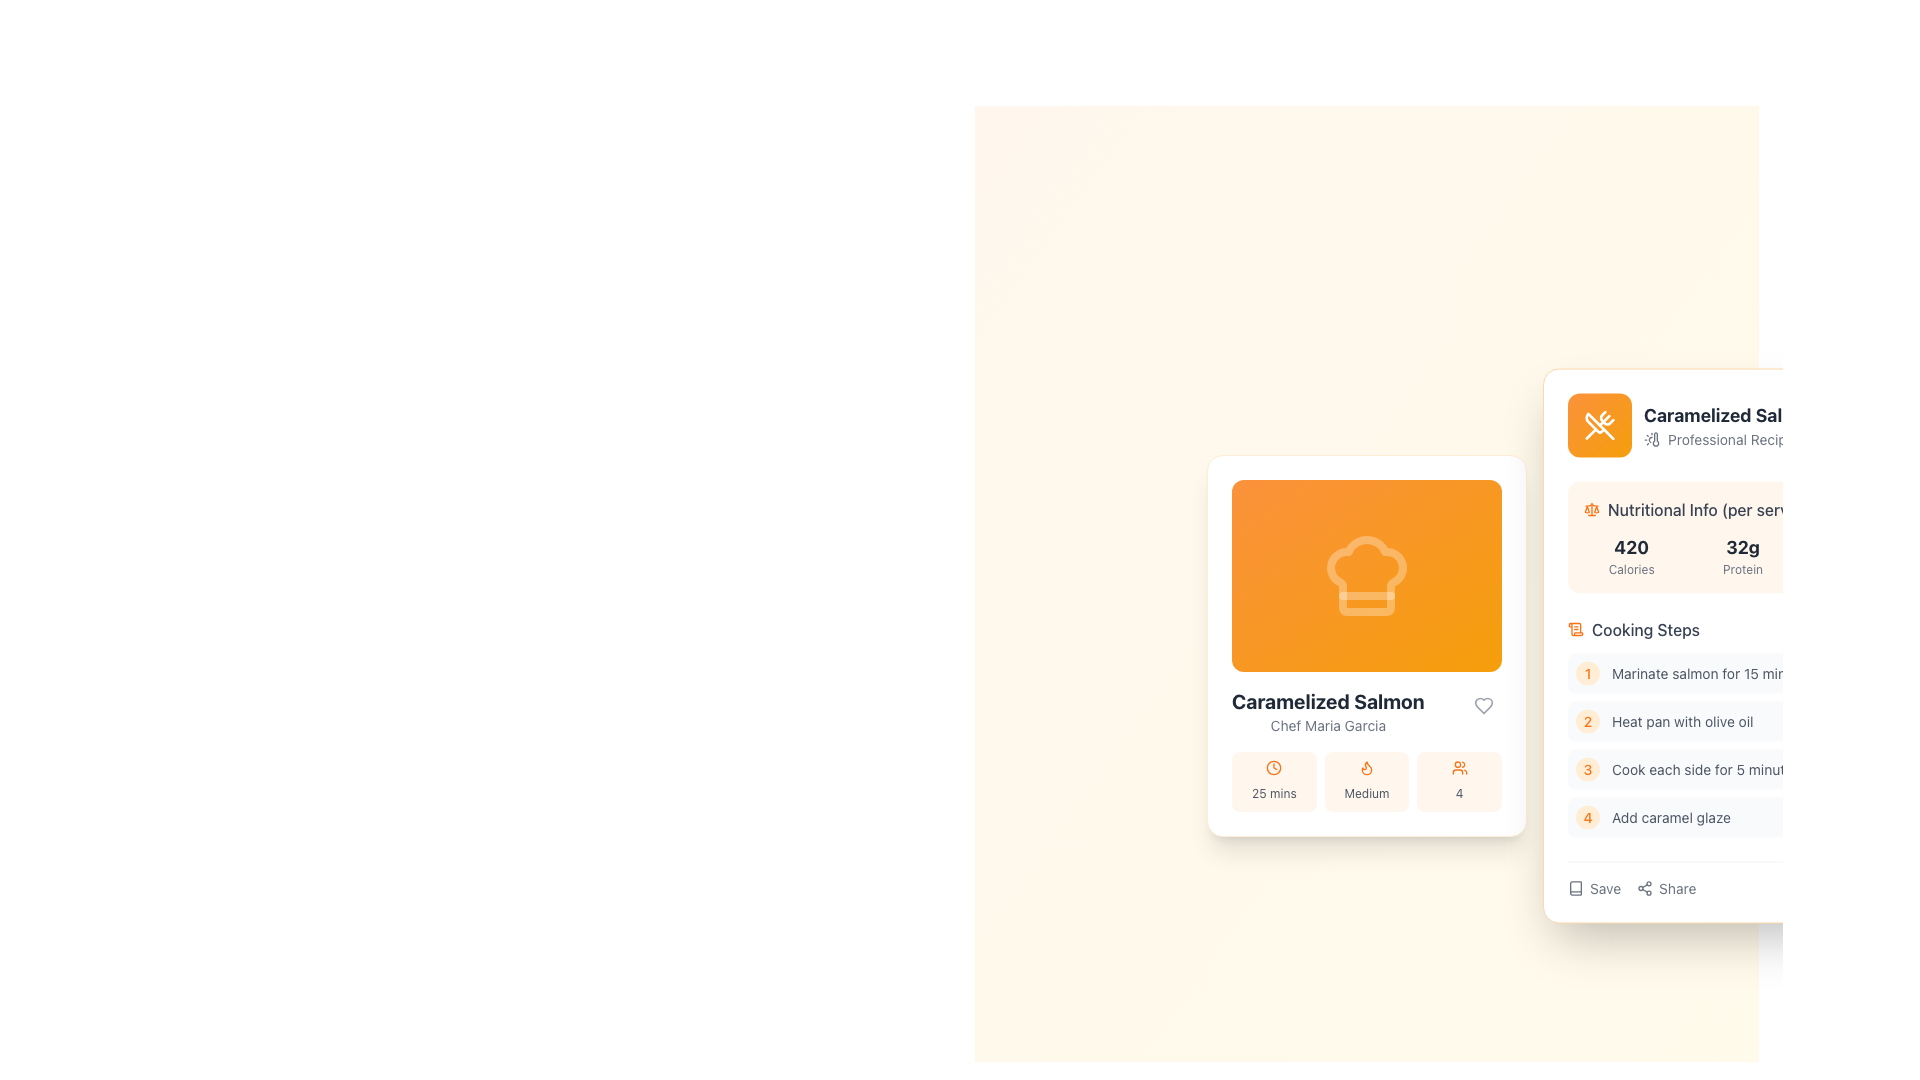 The height and width of the screenshot is (1080, 1920). Describe the element at coordinates (1741, 767) in the screenshot. I see `the third list item in the cooking steps section, which features a circular icon with the number '3' in orange and the text 'Cook each side for 5 minutes'` at that location.